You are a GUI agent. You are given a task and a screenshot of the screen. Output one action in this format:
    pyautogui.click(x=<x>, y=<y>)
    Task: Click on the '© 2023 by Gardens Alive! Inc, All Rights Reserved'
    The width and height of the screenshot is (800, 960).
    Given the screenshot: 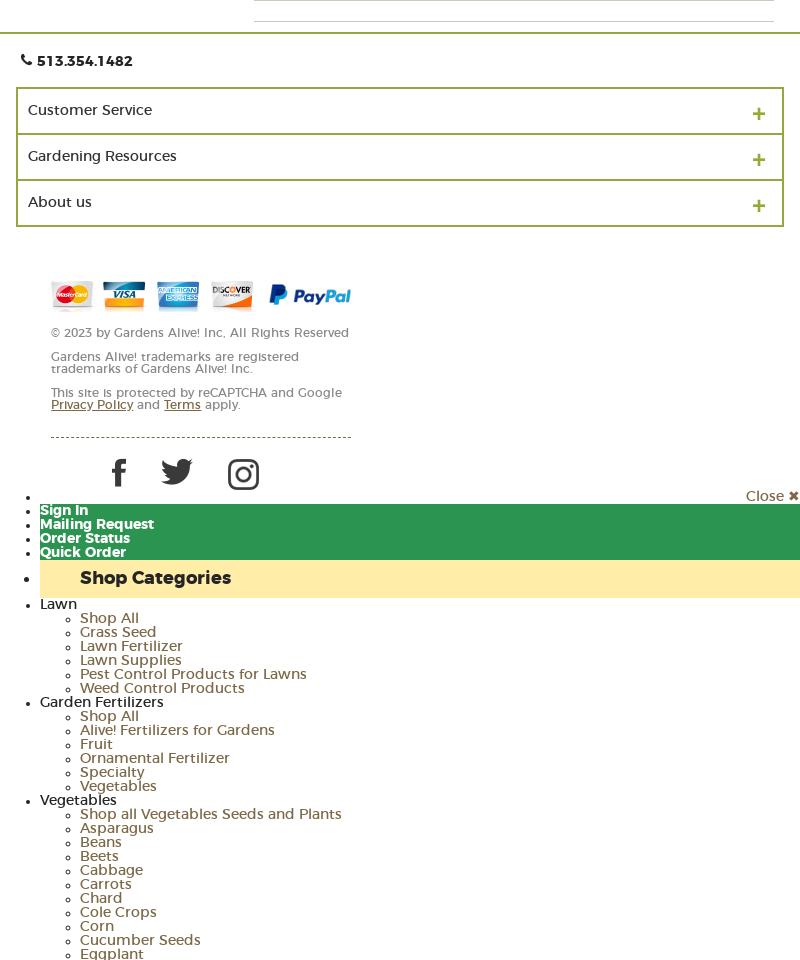 What is the action you would take?
    pyautogui.click(x=200, y=331)
    